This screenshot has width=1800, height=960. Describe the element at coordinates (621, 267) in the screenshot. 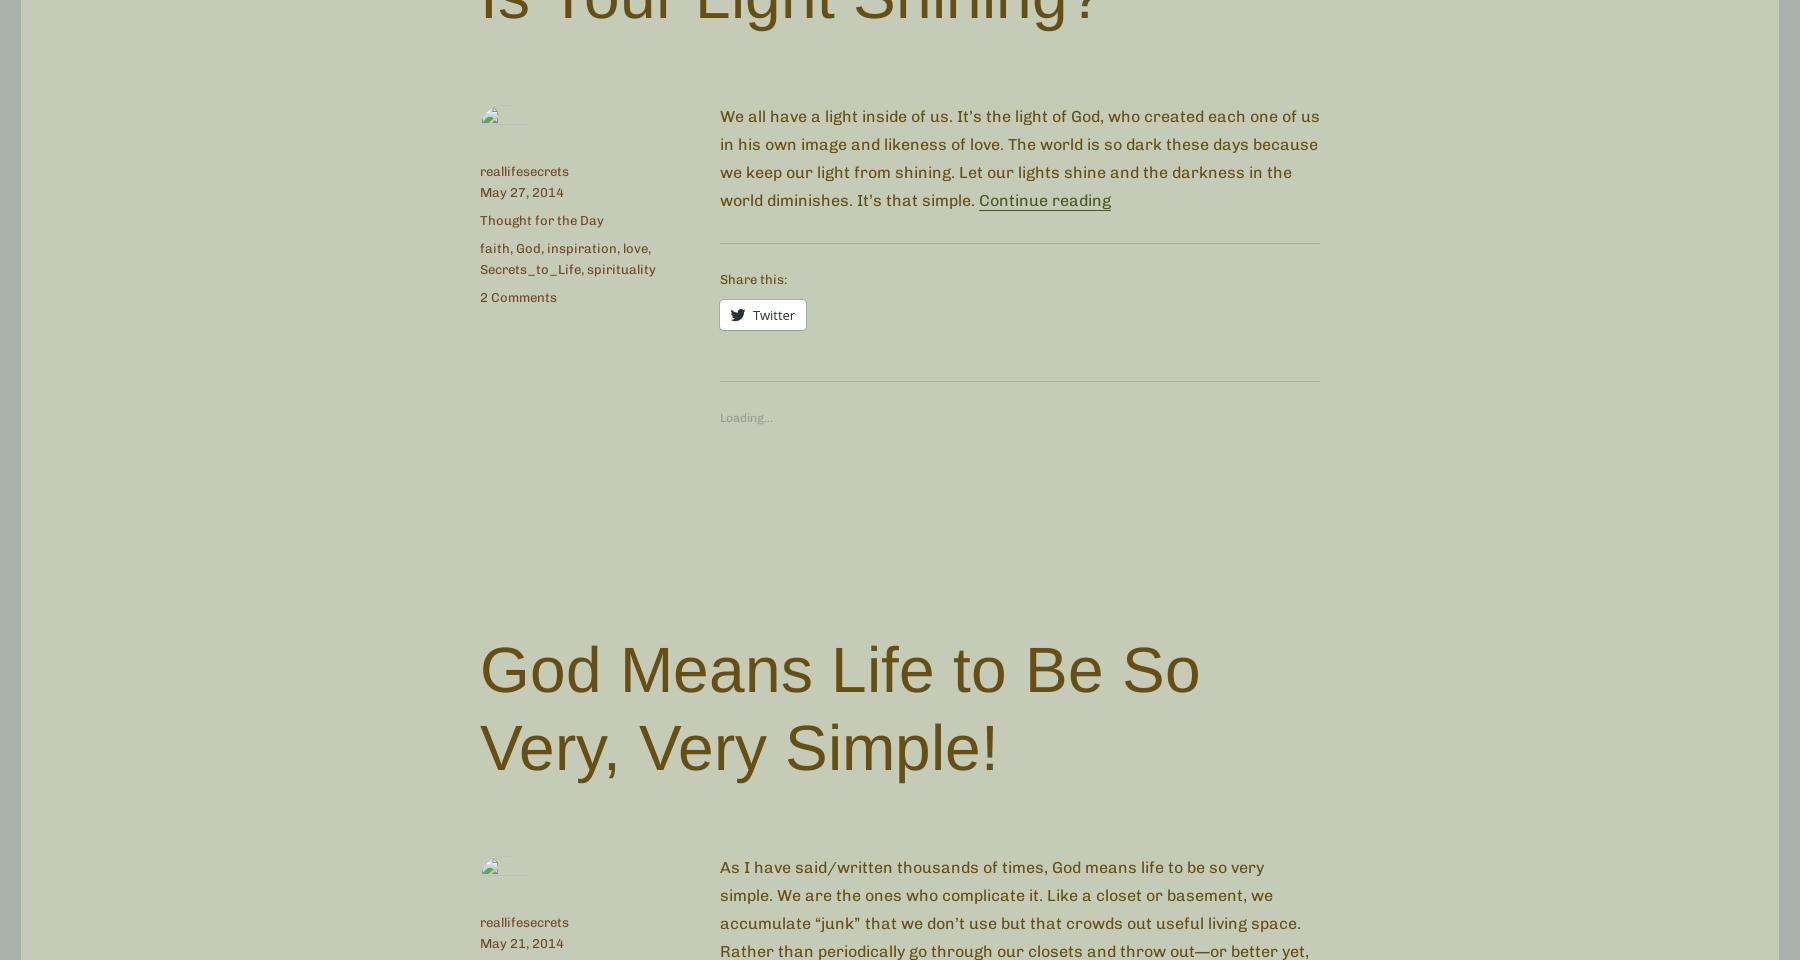

I see `'spirituality'` at that location.